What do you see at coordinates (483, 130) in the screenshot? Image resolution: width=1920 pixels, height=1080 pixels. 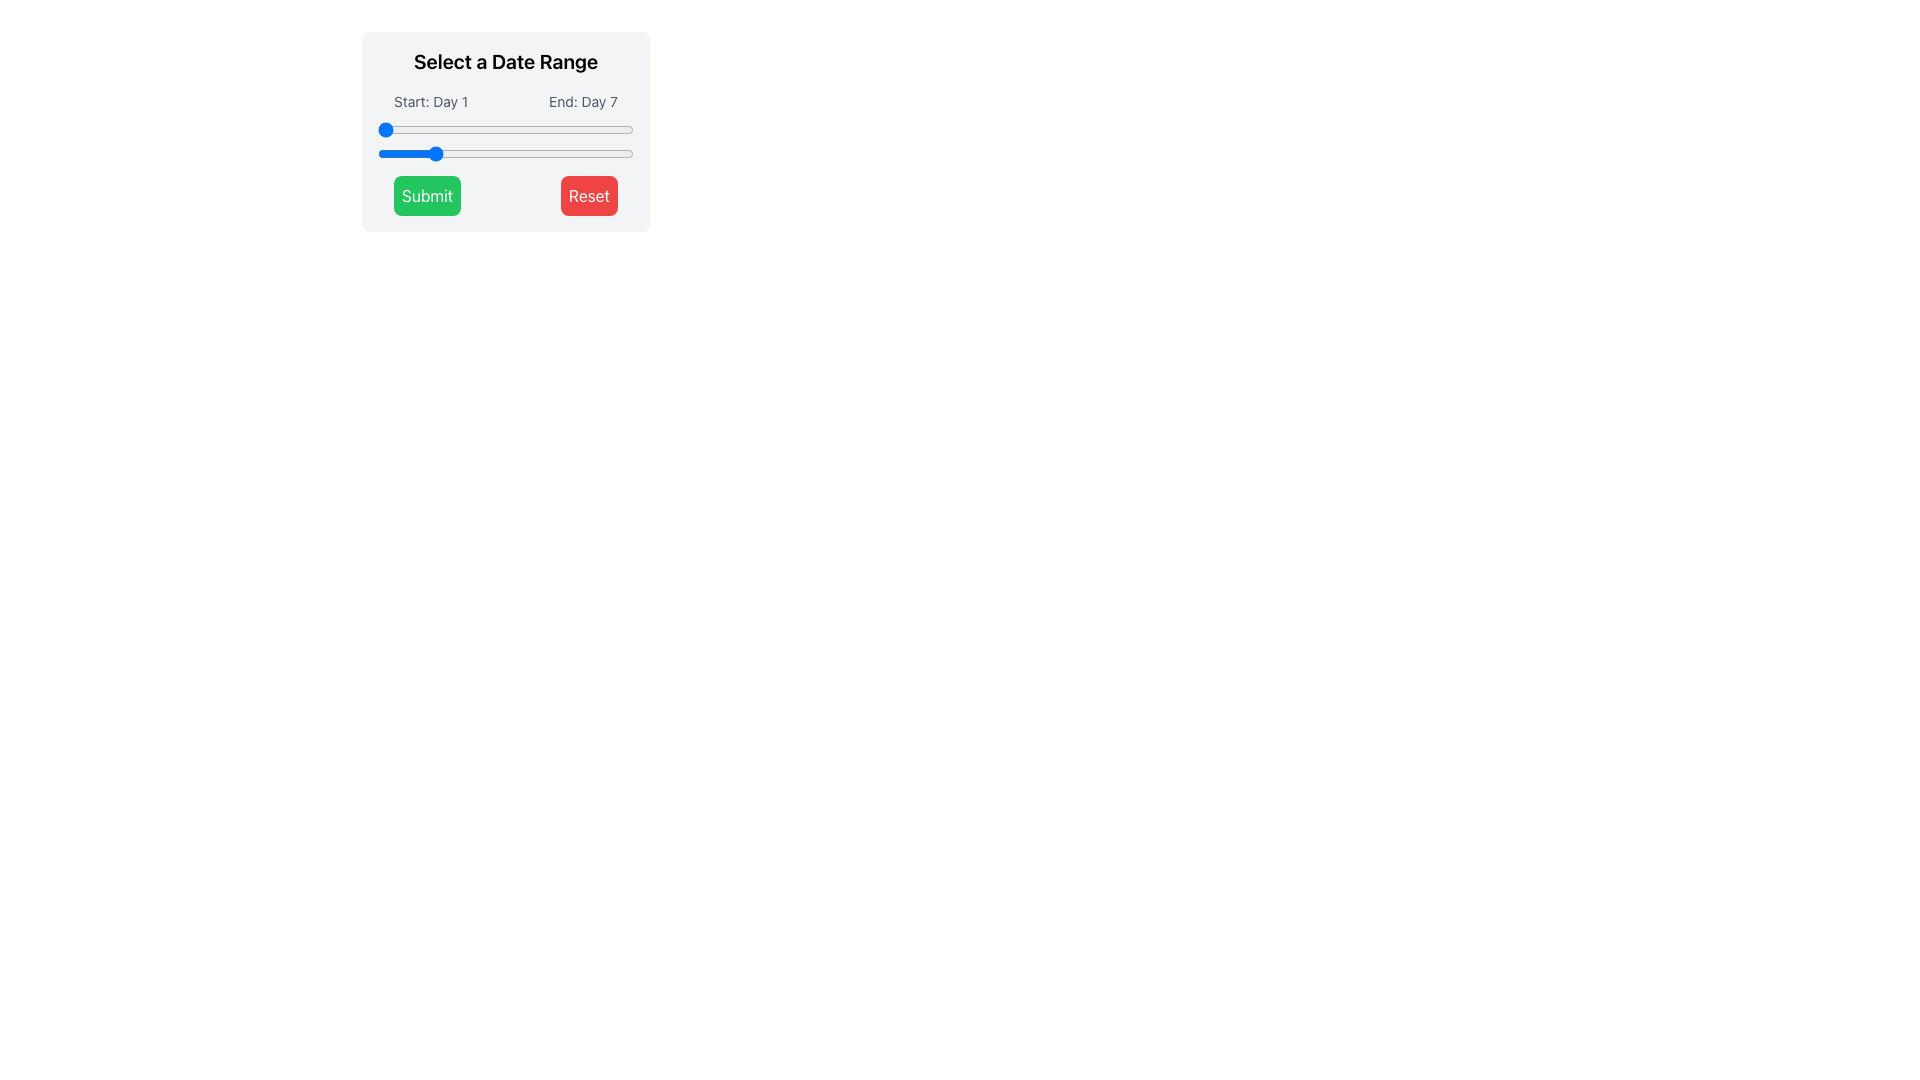 I see `the slider` at bounding box center [483, 130].